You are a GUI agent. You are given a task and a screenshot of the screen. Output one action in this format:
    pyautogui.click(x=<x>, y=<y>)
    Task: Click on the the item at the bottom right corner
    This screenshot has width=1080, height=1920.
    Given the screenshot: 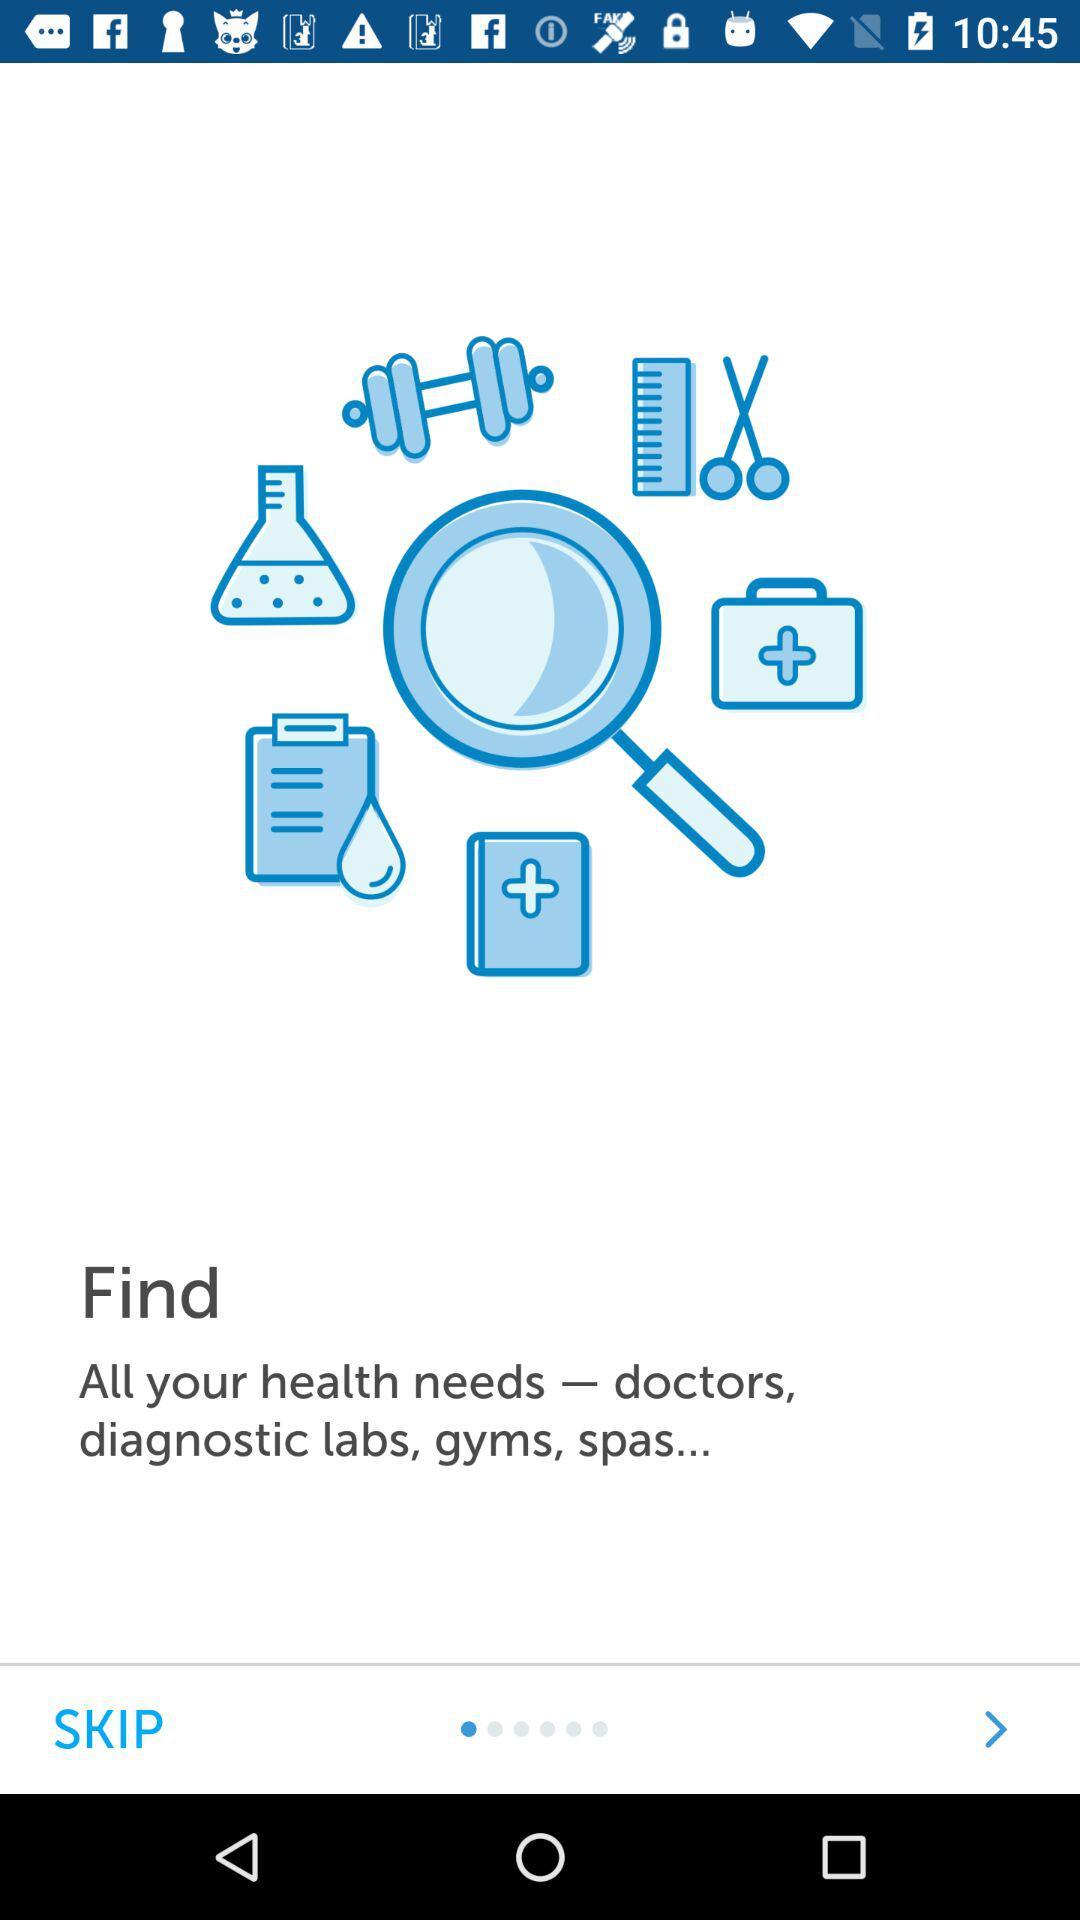 What is the action you would take?
    pyautogui.click(x=995, y=1728)
    